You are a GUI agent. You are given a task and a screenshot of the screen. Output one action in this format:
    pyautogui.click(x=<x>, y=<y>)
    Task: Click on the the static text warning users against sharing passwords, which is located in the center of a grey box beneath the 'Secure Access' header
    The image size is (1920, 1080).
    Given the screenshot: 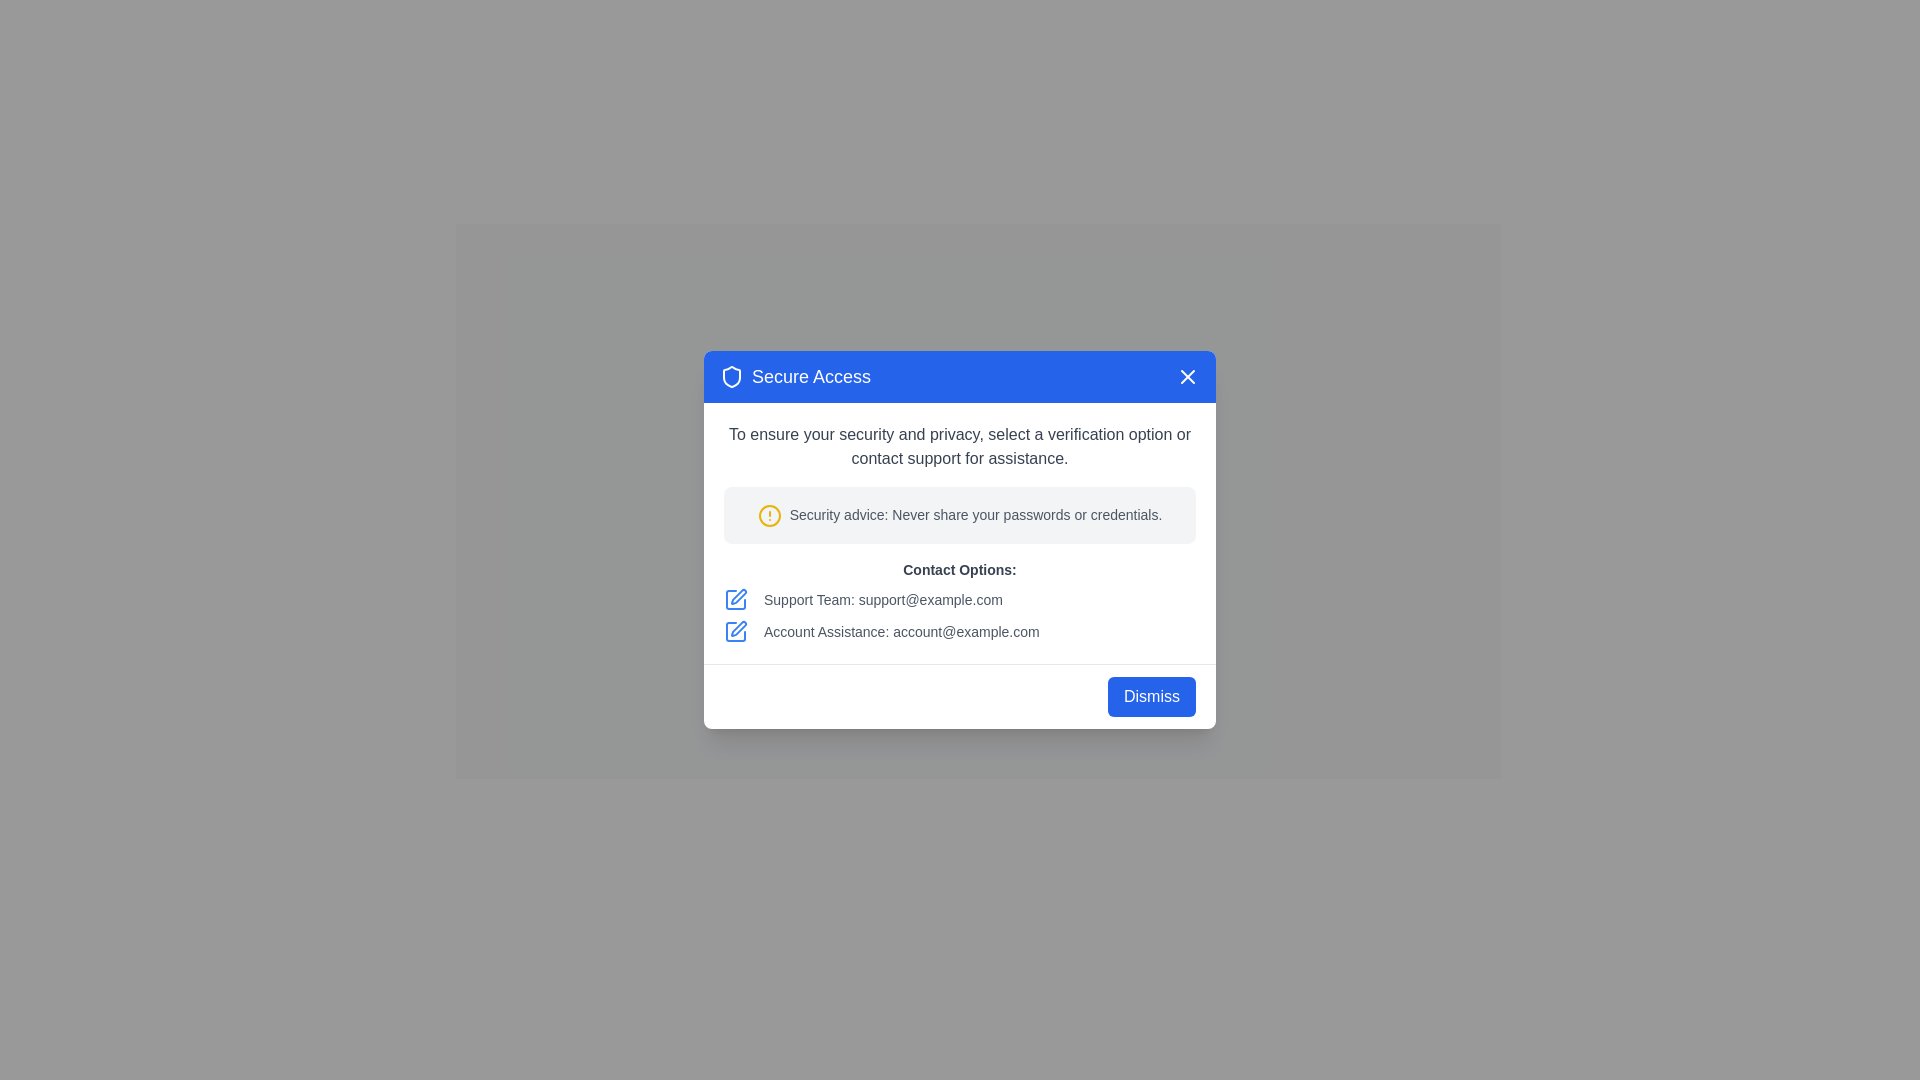 What is the action you would take?
    pyautogui.click(x=975, y=514)
    